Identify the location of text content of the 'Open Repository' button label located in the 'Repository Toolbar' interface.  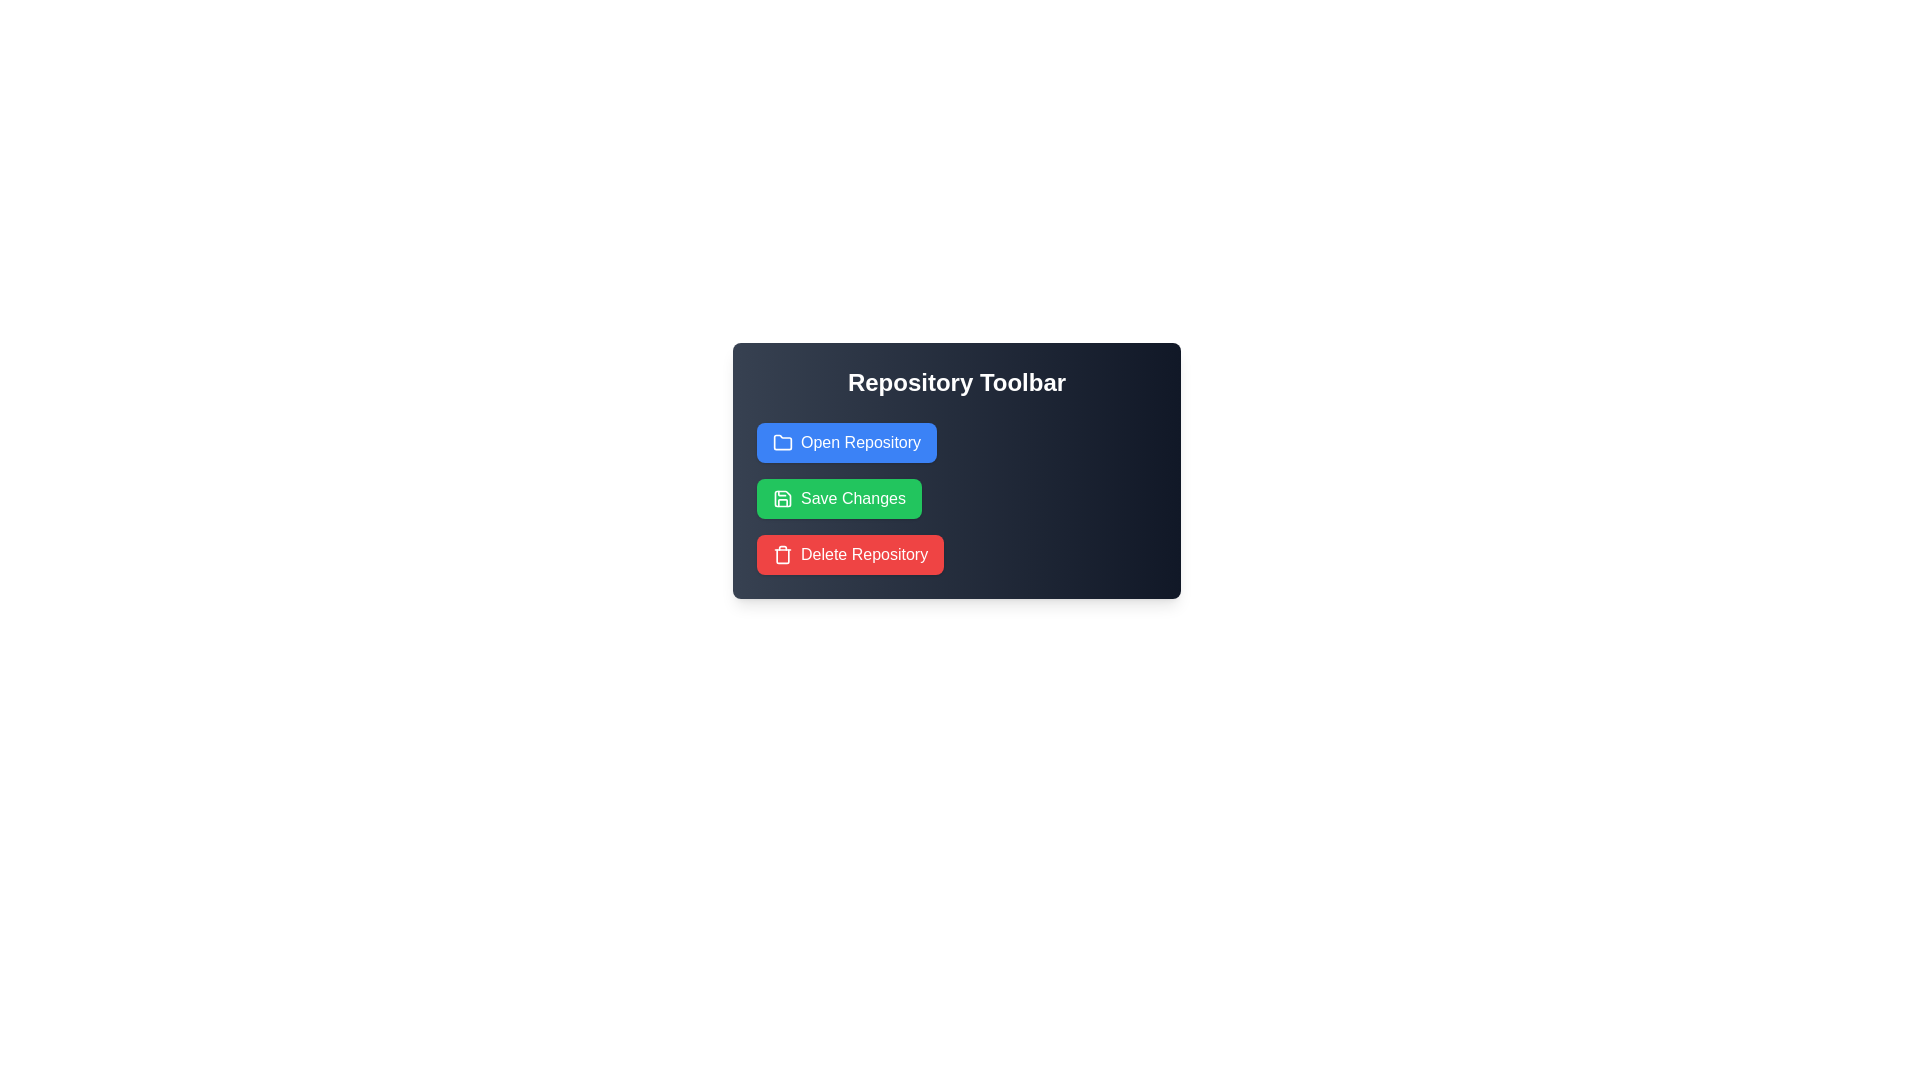
(861, 442).